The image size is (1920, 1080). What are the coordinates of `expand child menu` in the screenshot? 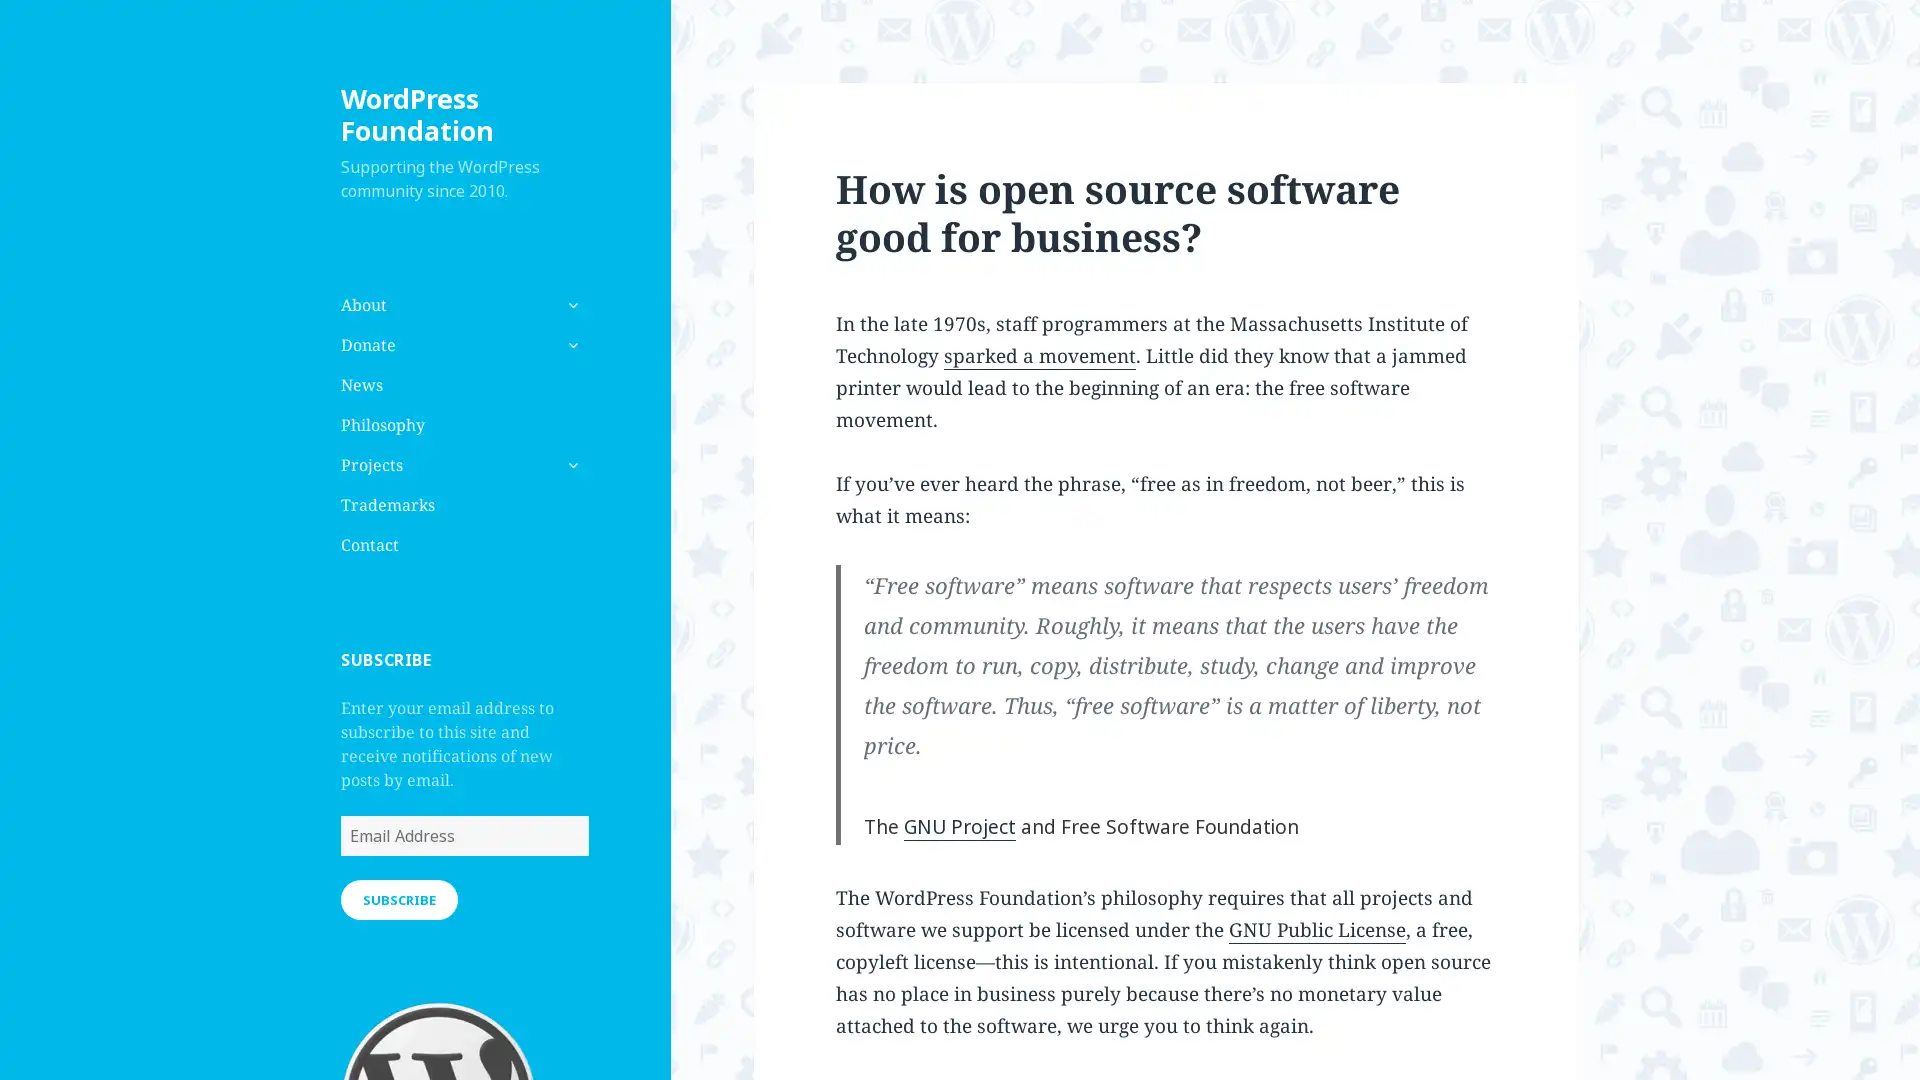 It's located at (570, 465).